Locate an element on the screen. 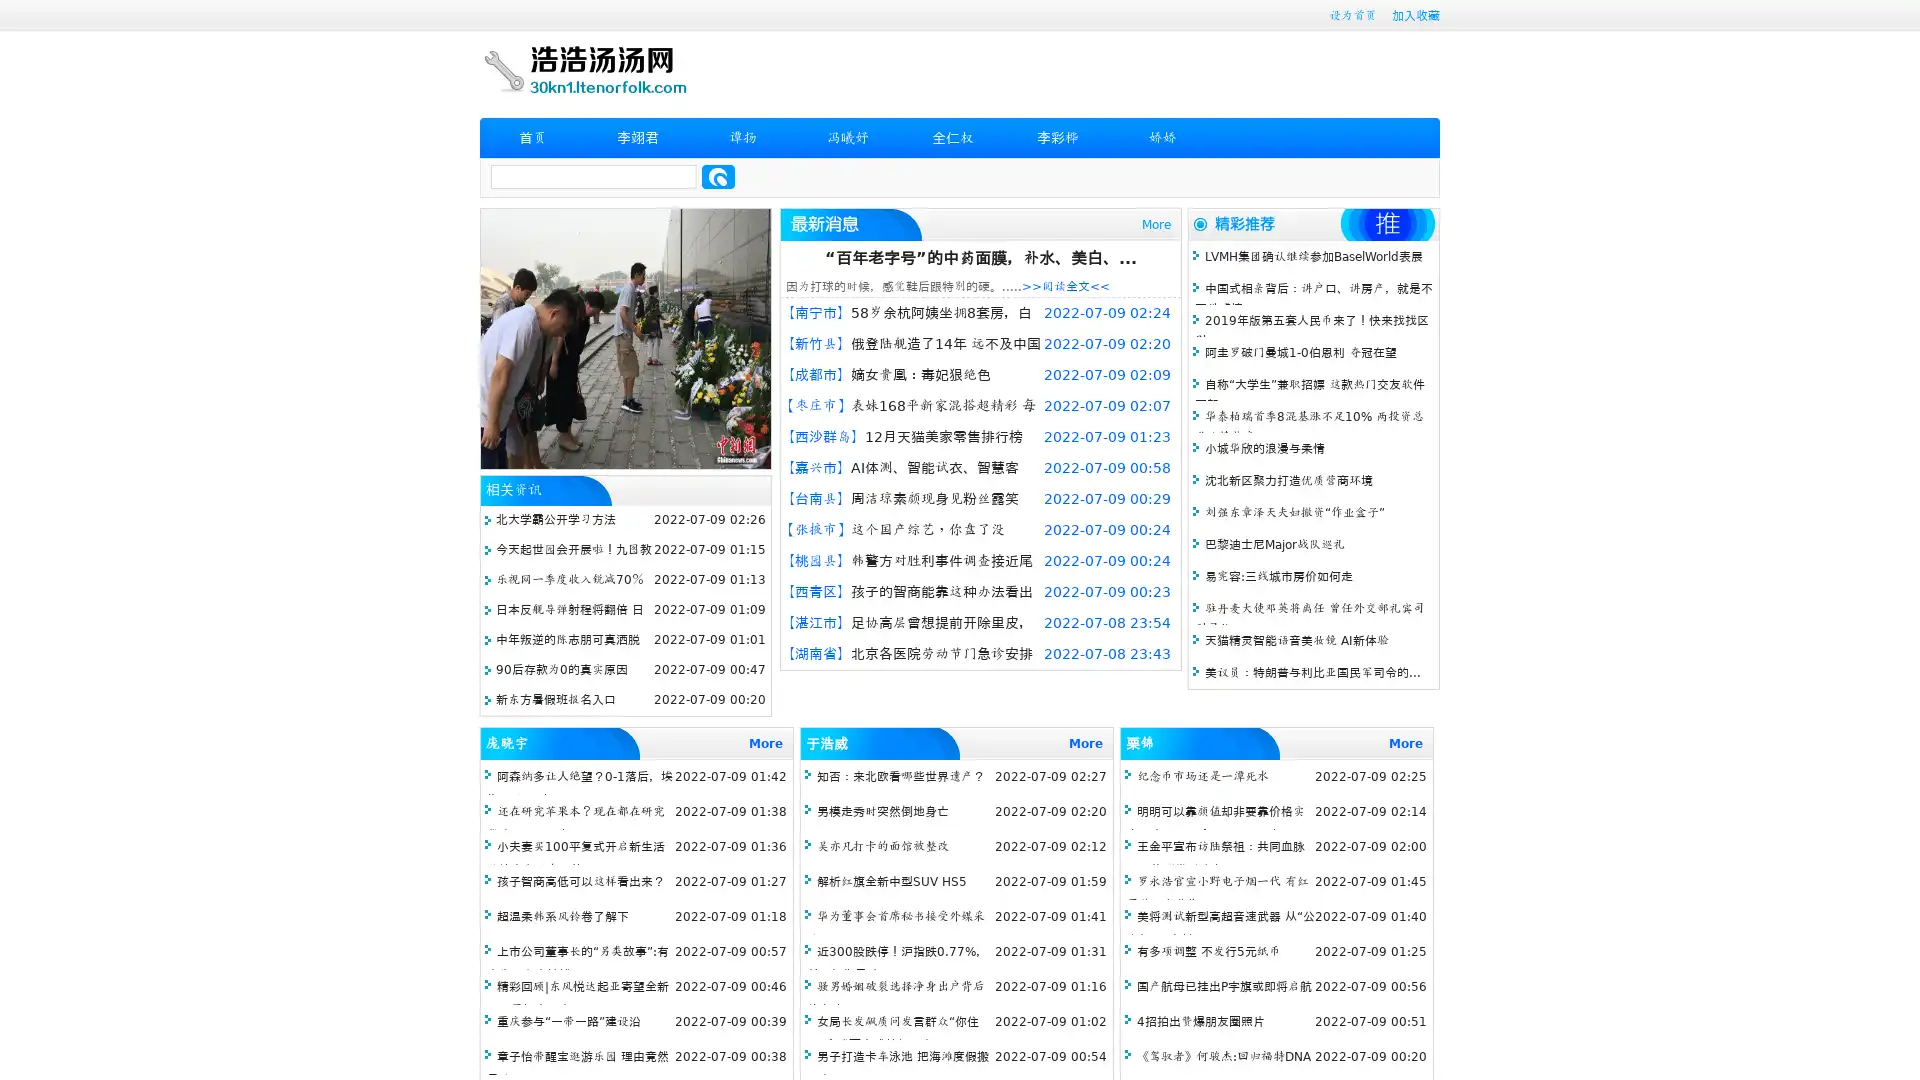 The image size is (1920, 1080). Search is located at coordinates (718, 176).